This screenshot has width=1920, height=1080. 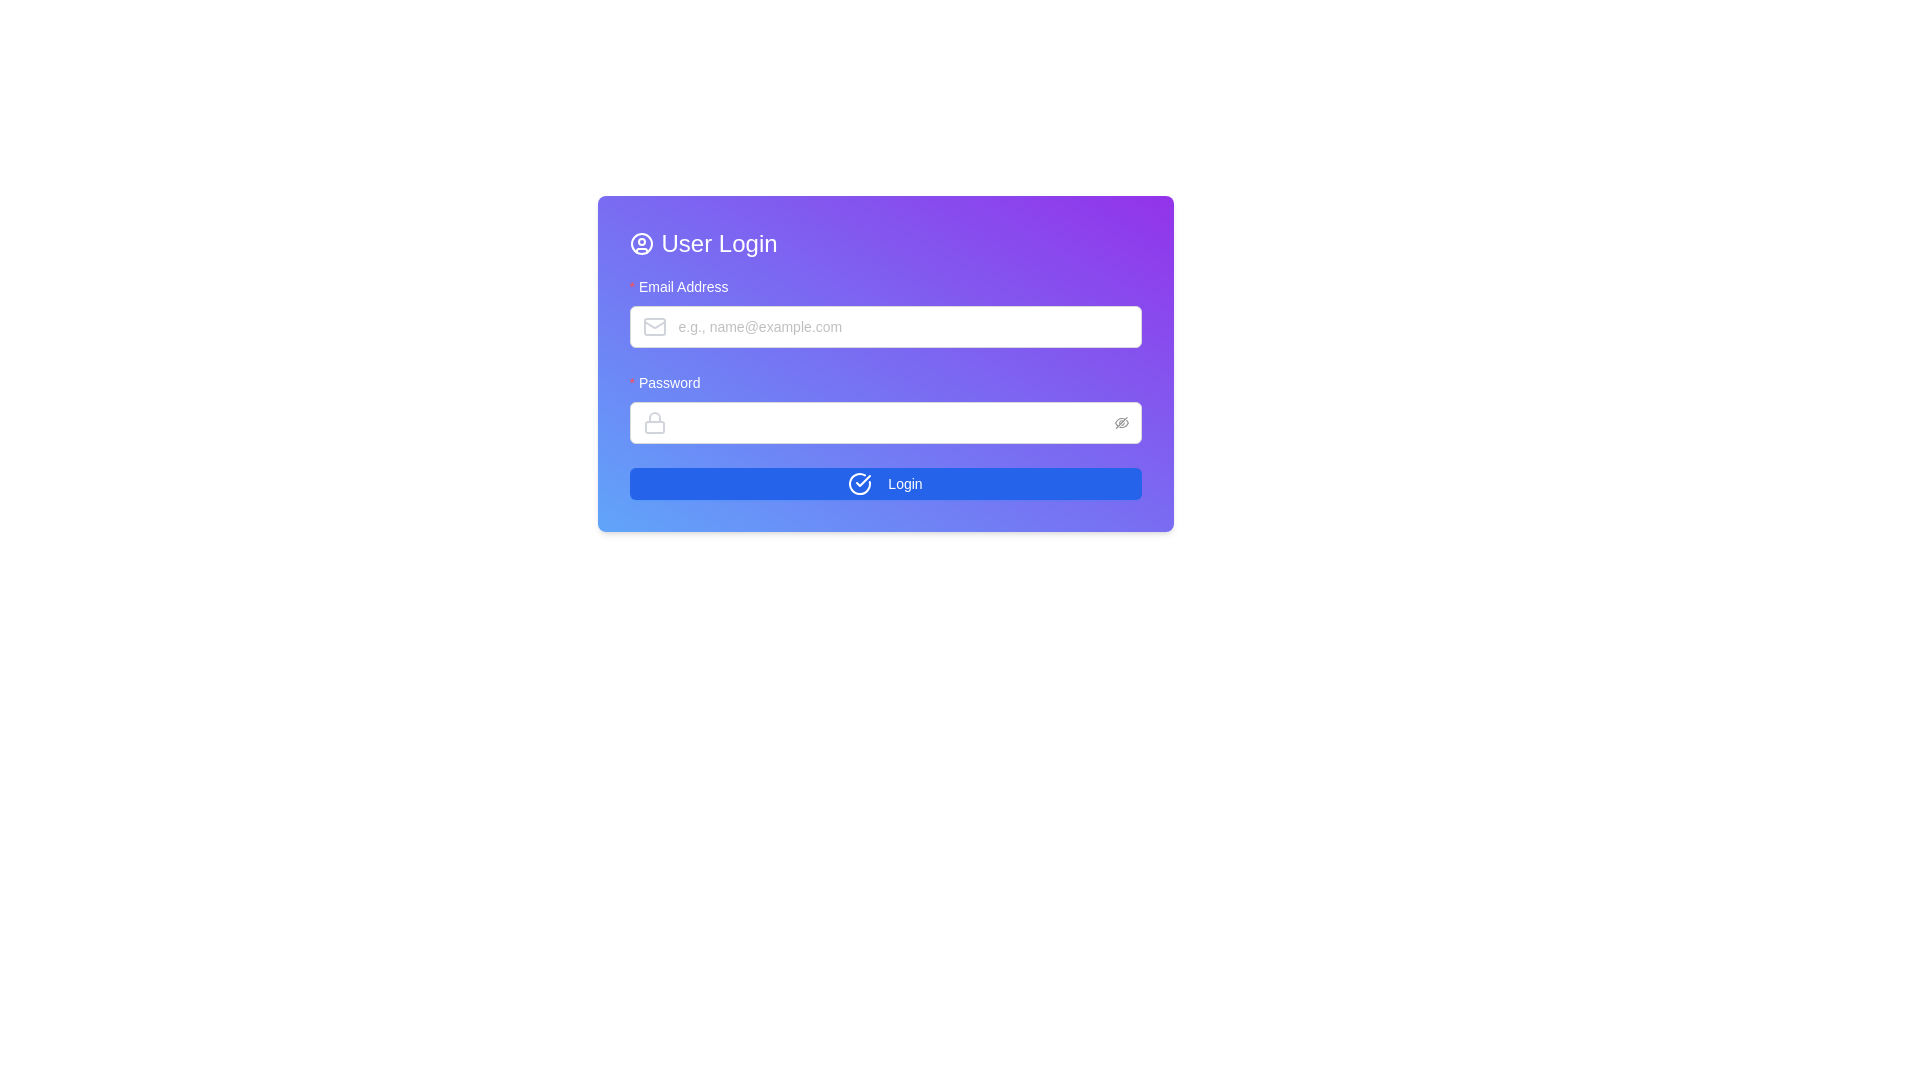 I want to click on the 'eye with a slash' icon next to the password input field, so click(x=1121, y=421).